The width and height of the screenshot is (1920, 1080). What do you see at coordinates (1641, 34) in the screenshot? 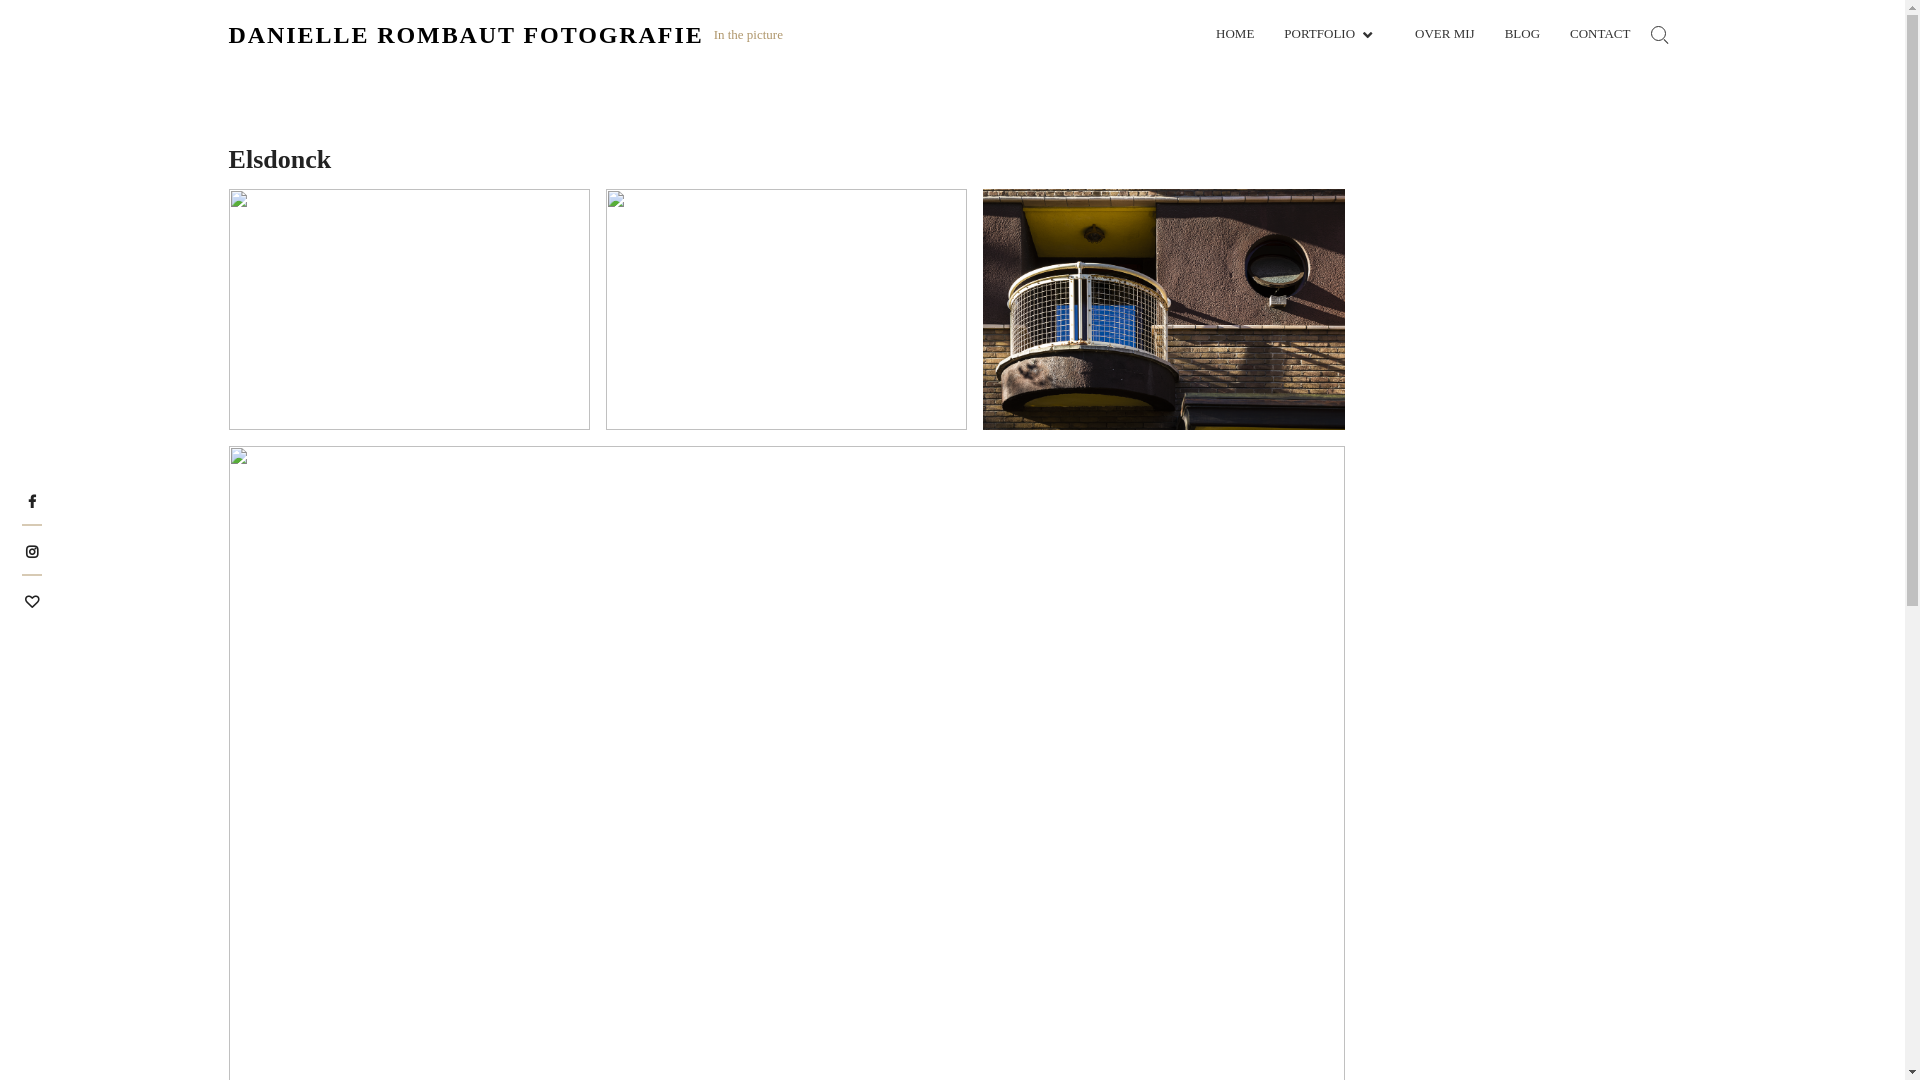
I see `'Search for:'` at bounding box center [1641, 34].